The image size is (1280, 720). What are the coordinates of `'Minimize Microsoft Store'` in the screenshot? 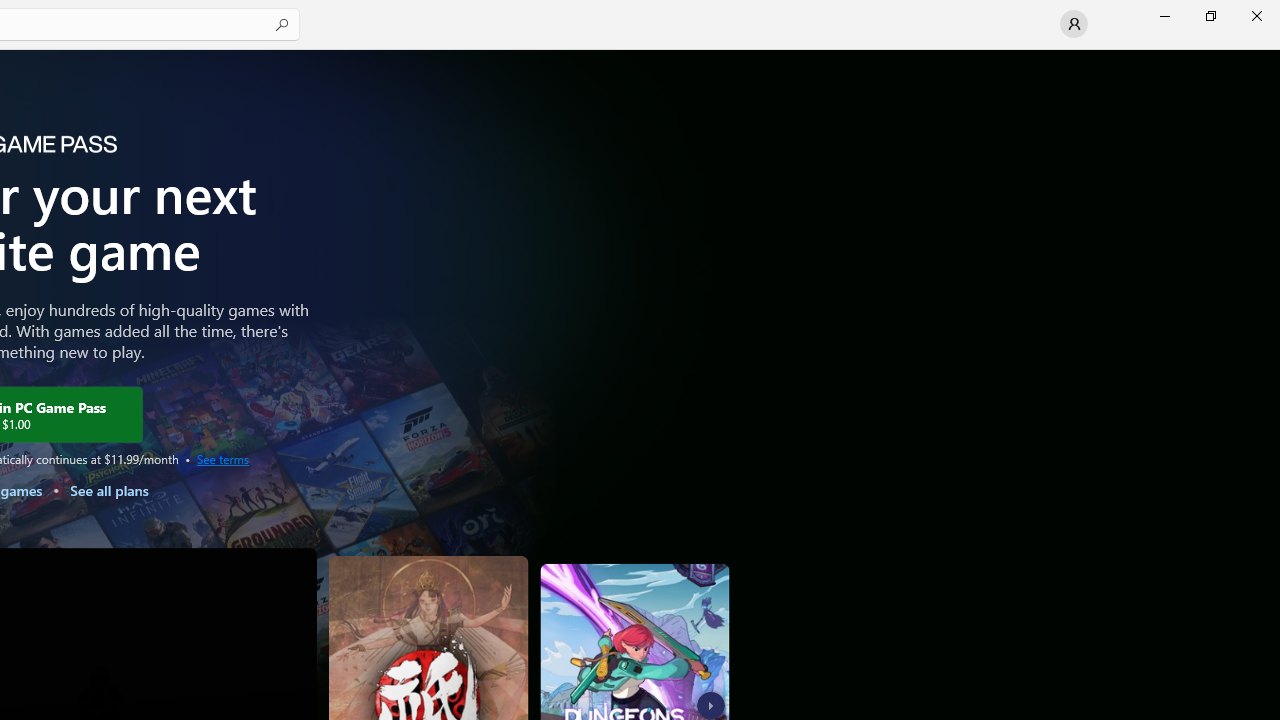 It's located at (1164, 15).